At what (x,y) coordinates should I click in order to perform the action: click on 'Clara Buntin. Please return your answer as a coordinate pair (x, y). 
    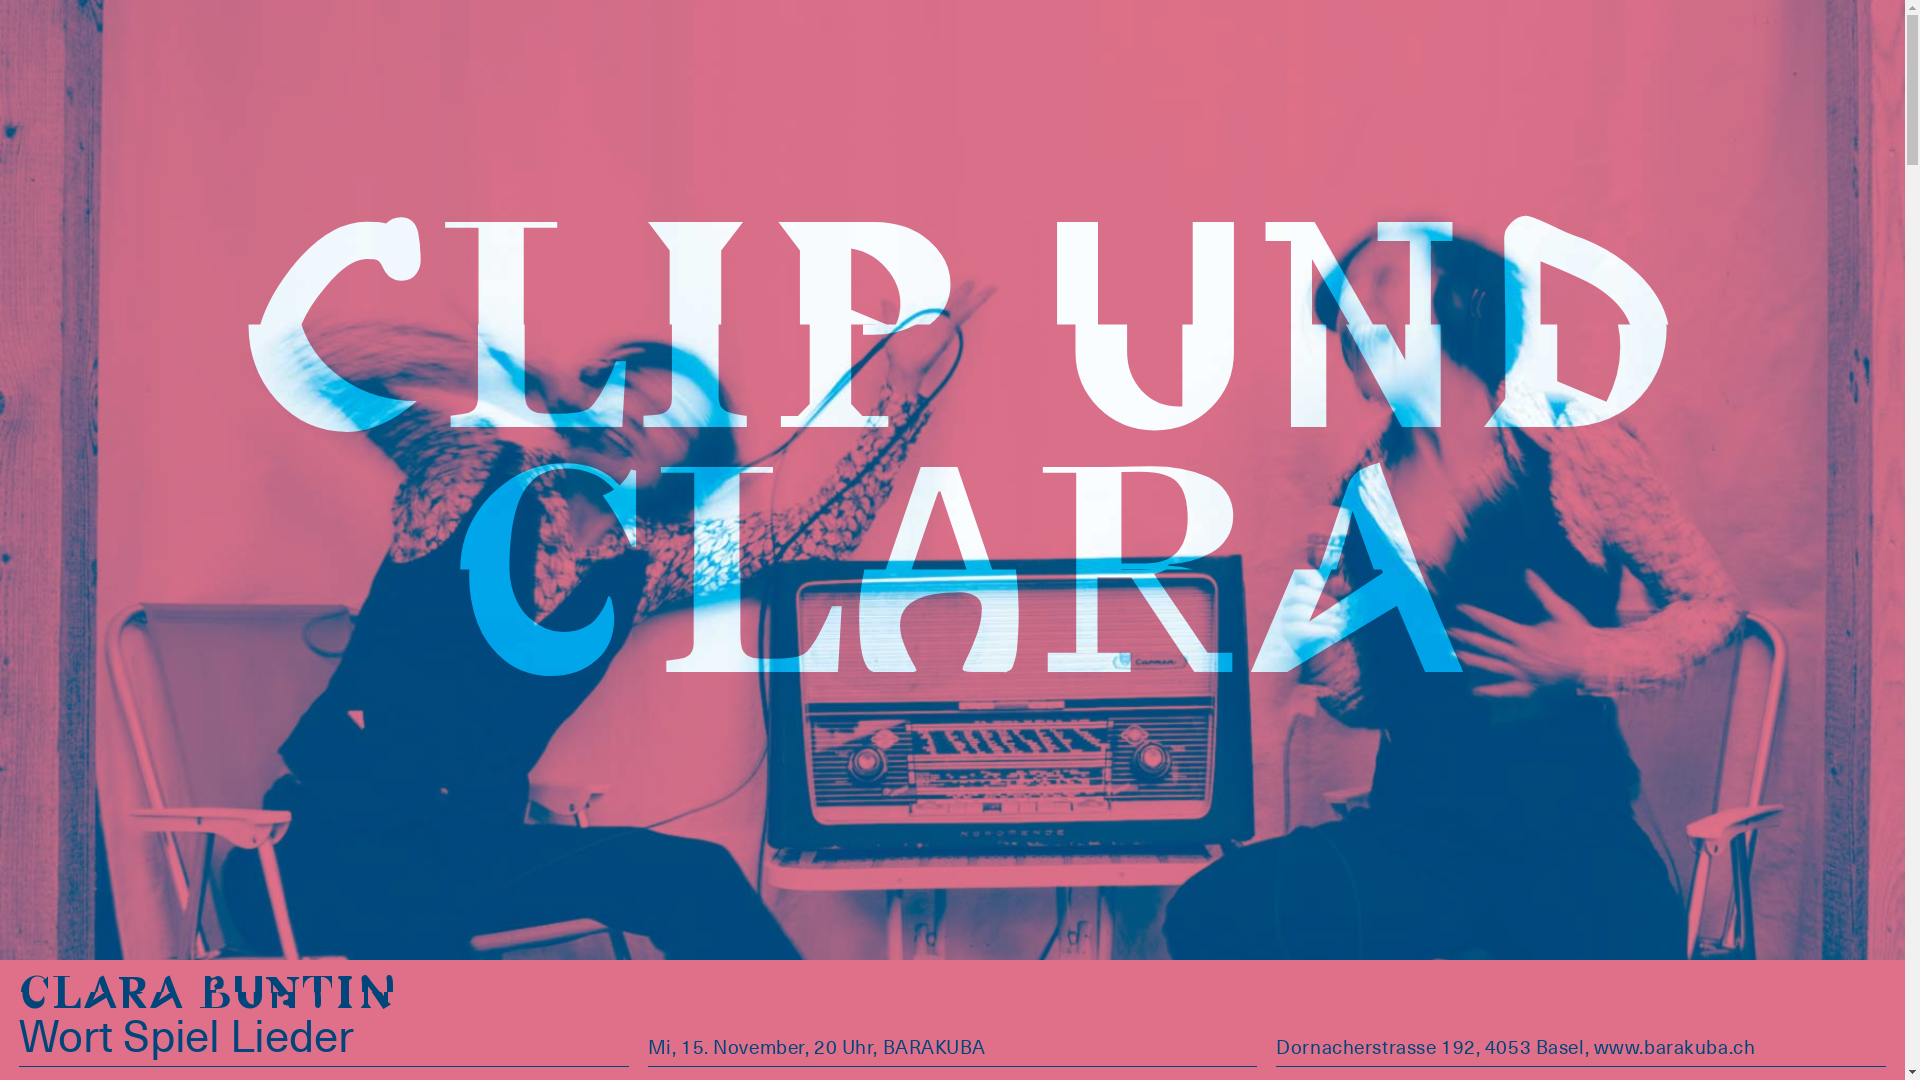
    Looking at the image, I should click on (209, 1022).